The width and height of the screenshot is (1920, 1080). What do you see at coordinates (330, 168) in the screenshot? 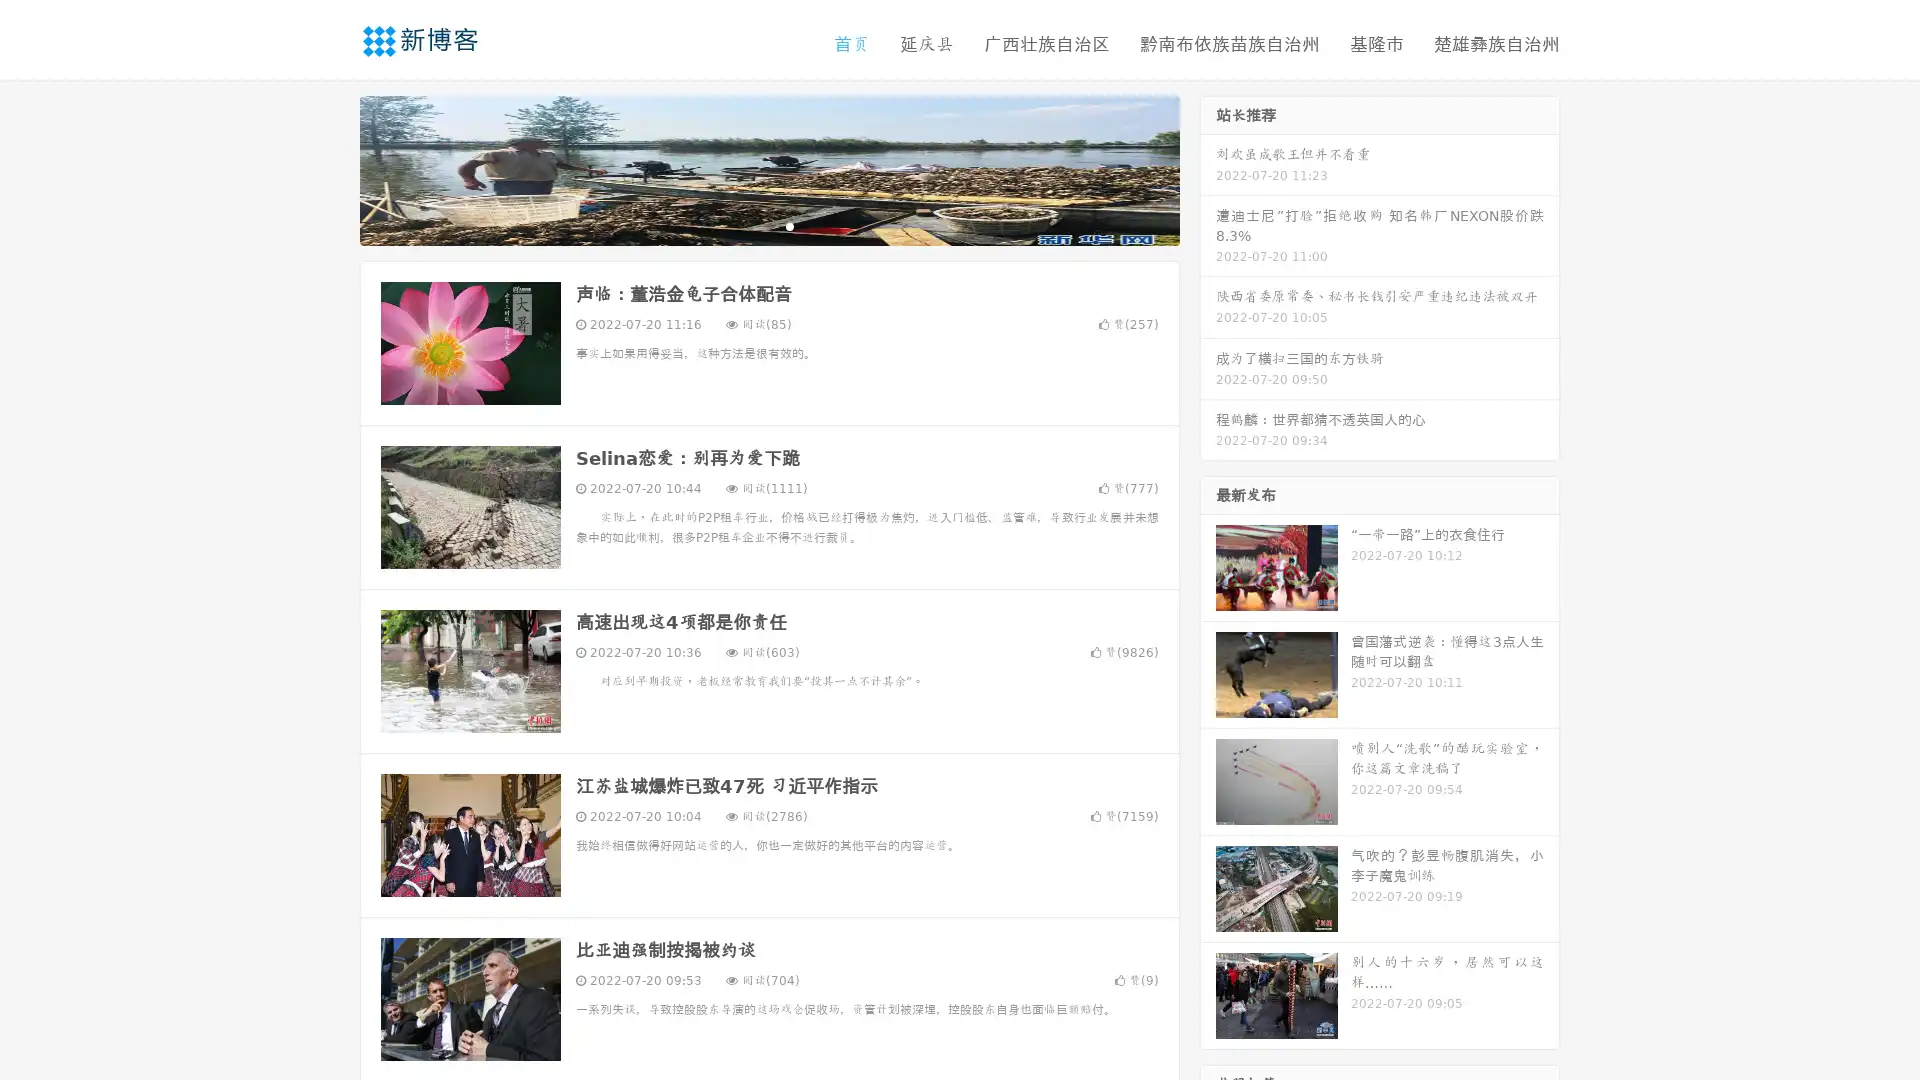
I see `Previous slide` at bounding box center [330, 168].